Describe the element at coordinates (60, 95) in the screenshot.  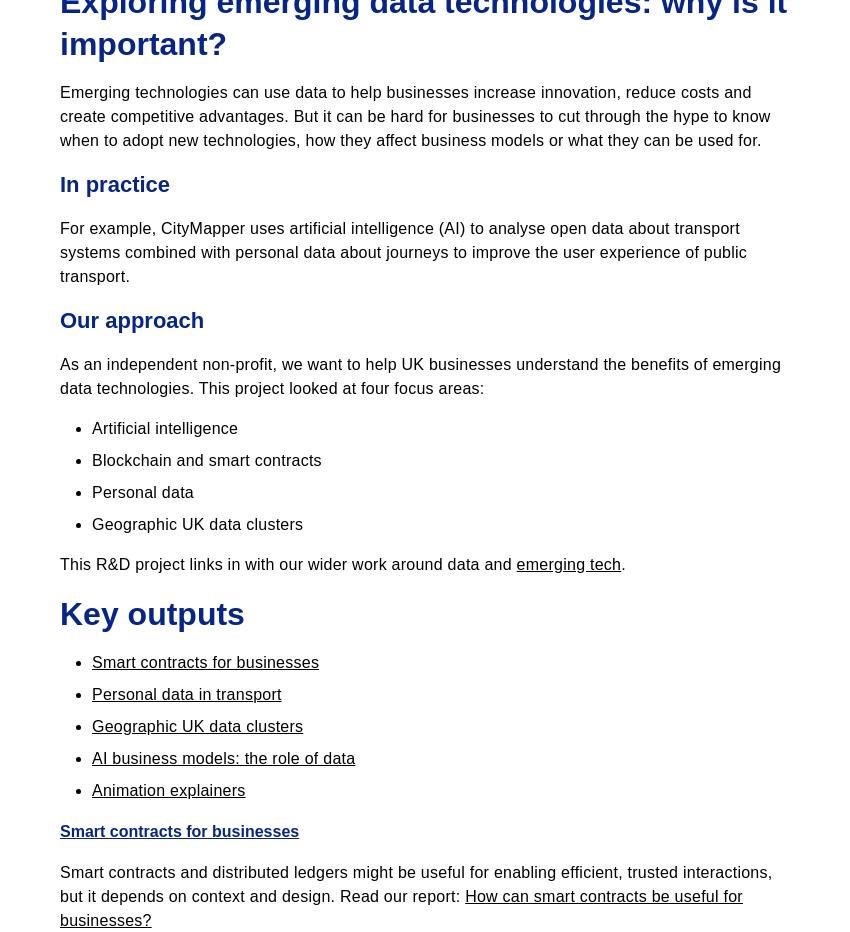
I see `'See all research and development around data innovation for the UK'` at that location.